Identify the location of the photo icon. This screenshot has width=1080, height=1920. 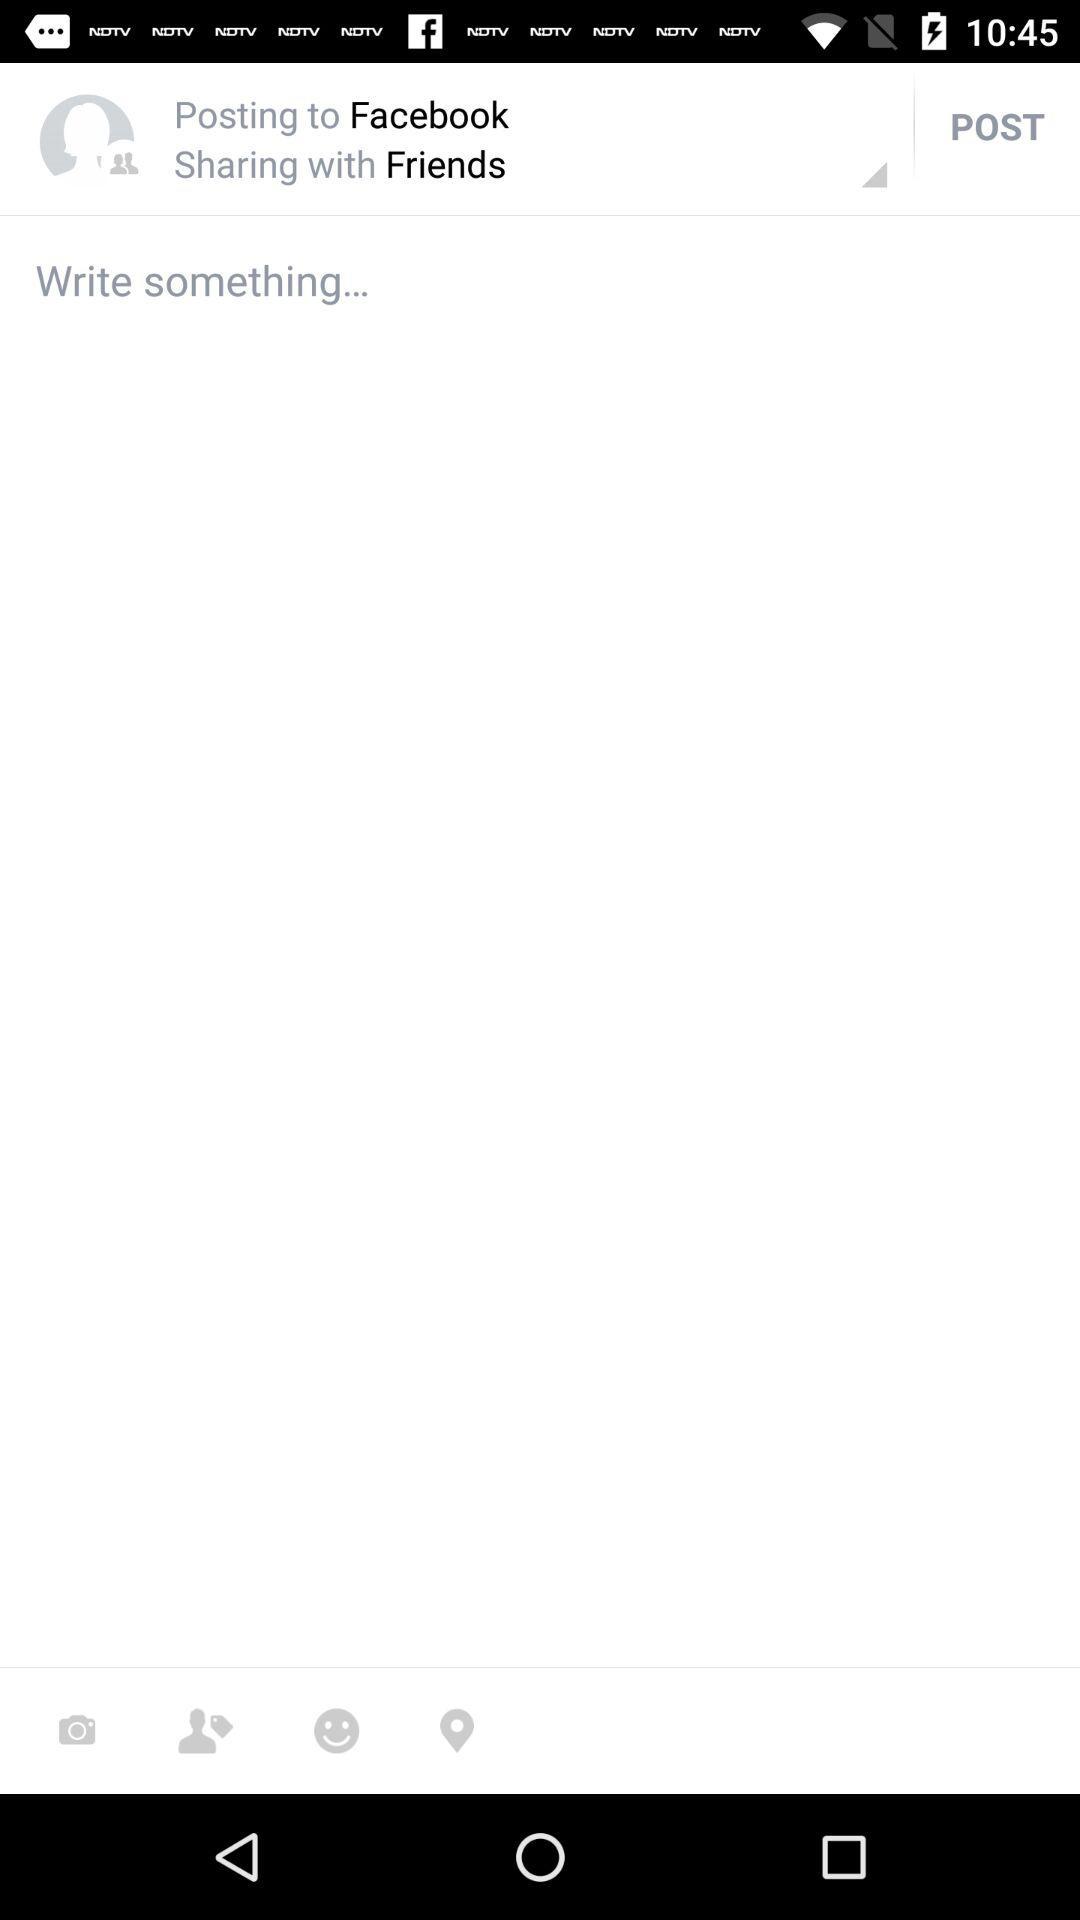
(76, 1730).